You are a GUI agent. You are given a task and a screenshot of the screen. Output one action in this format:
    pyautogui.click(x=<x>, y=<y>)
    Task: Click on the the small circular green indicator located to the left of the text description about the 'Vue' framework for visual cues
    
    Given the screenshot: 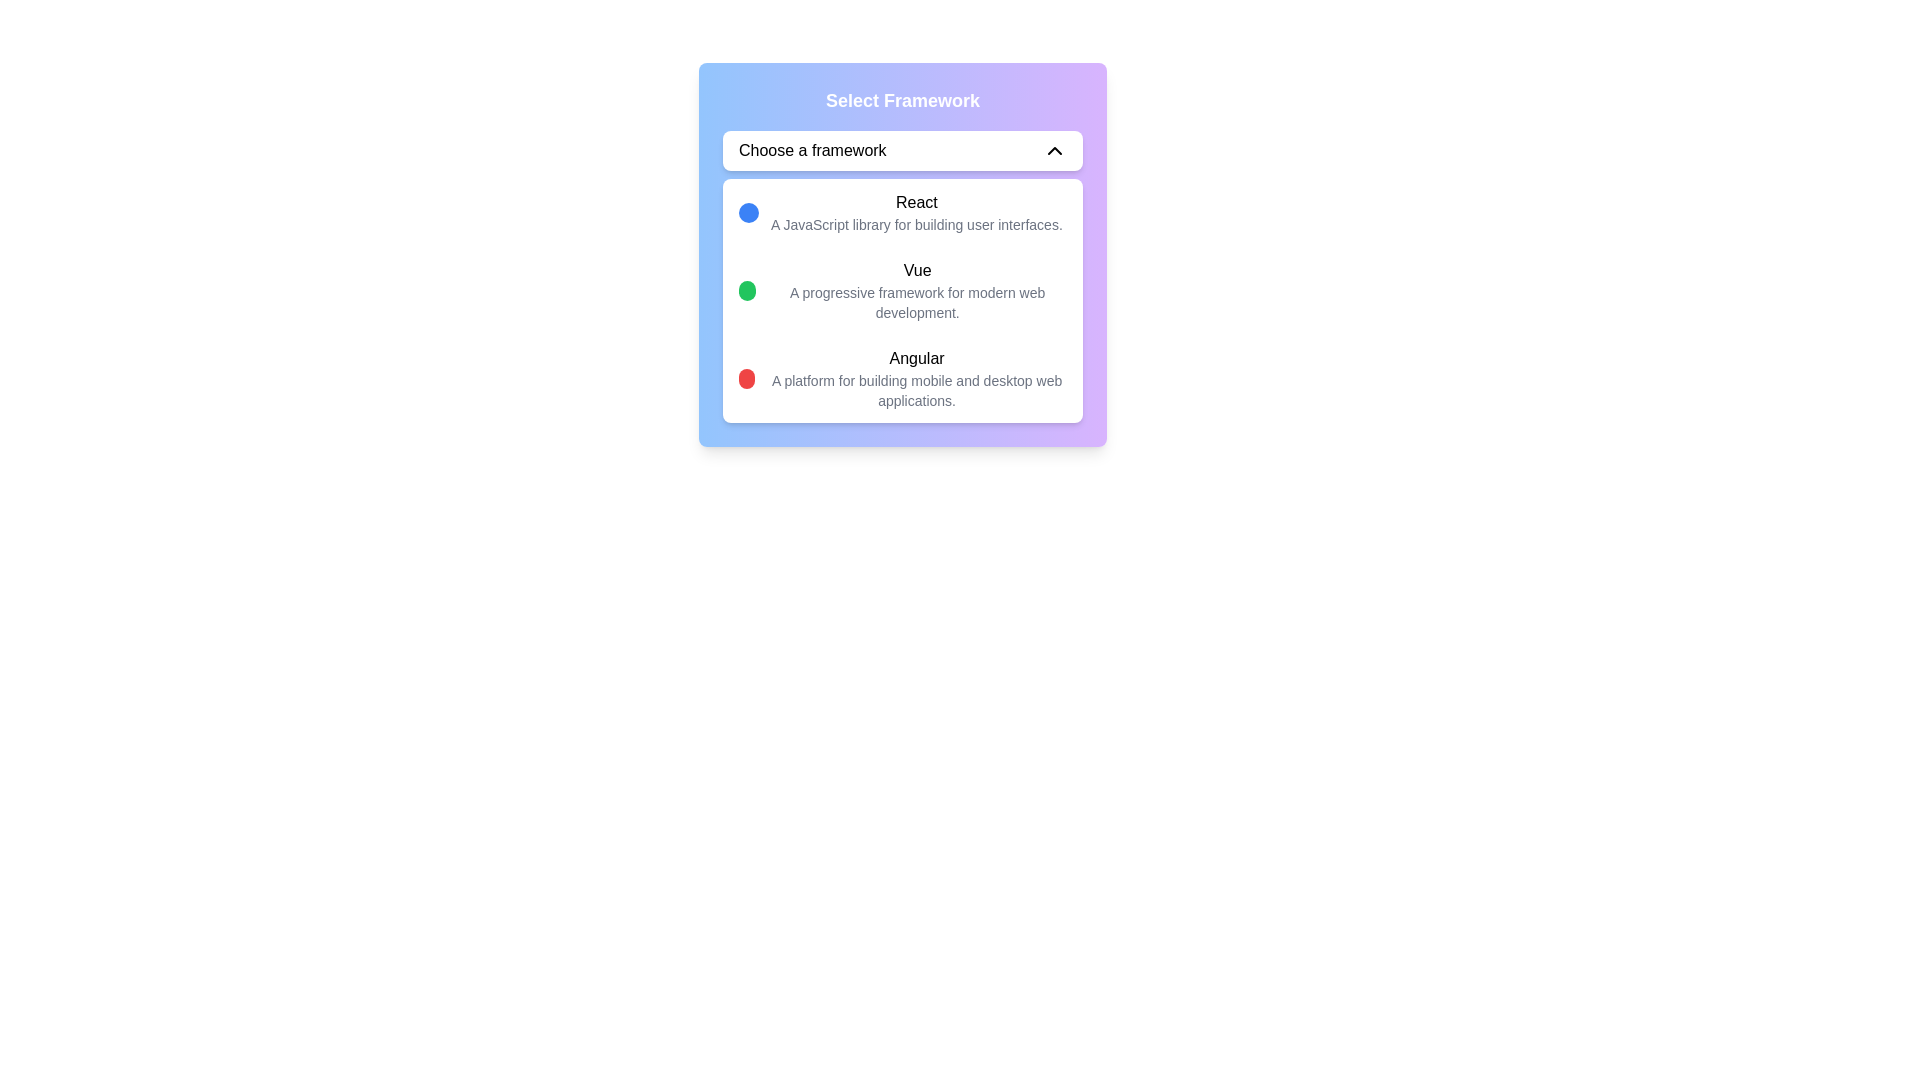 What is the action you would take?
    pyautogui.click(x=746, y=290)
    